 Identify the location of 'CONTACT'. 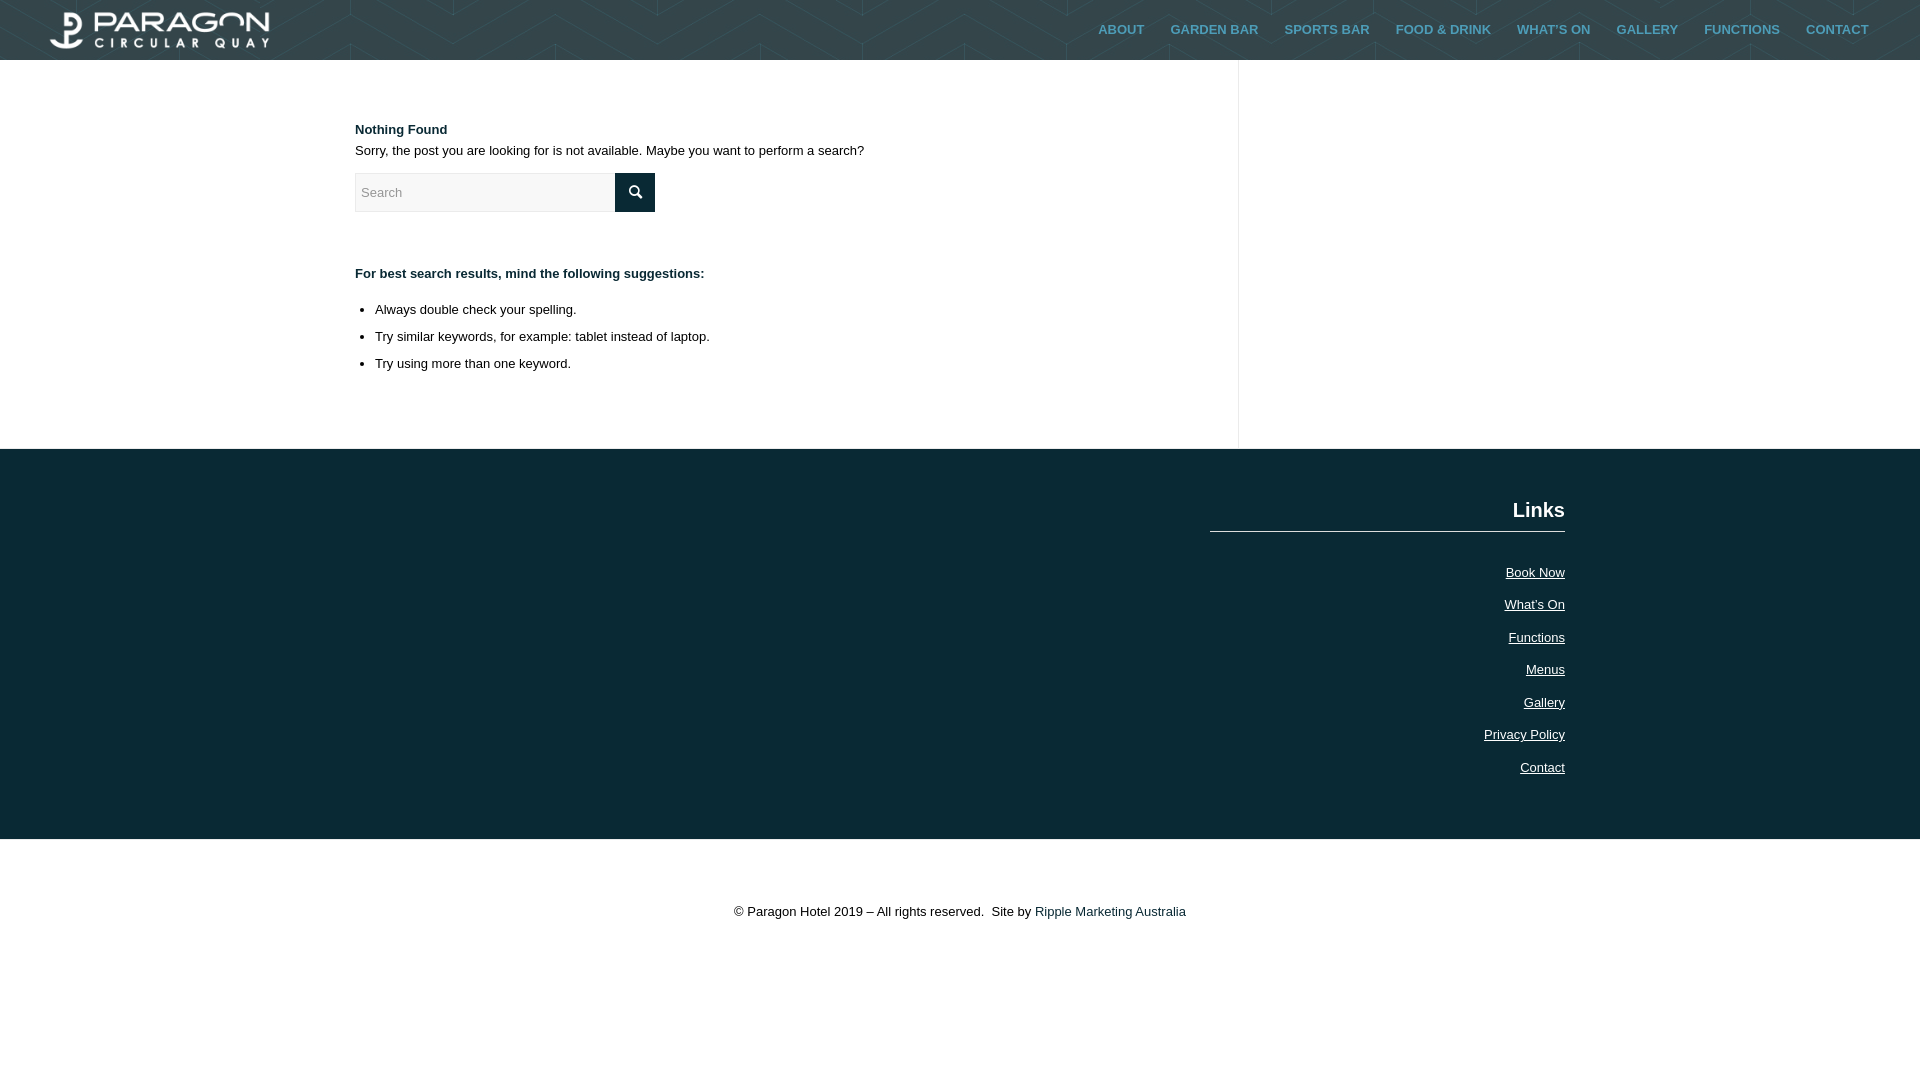
(1837, 30).